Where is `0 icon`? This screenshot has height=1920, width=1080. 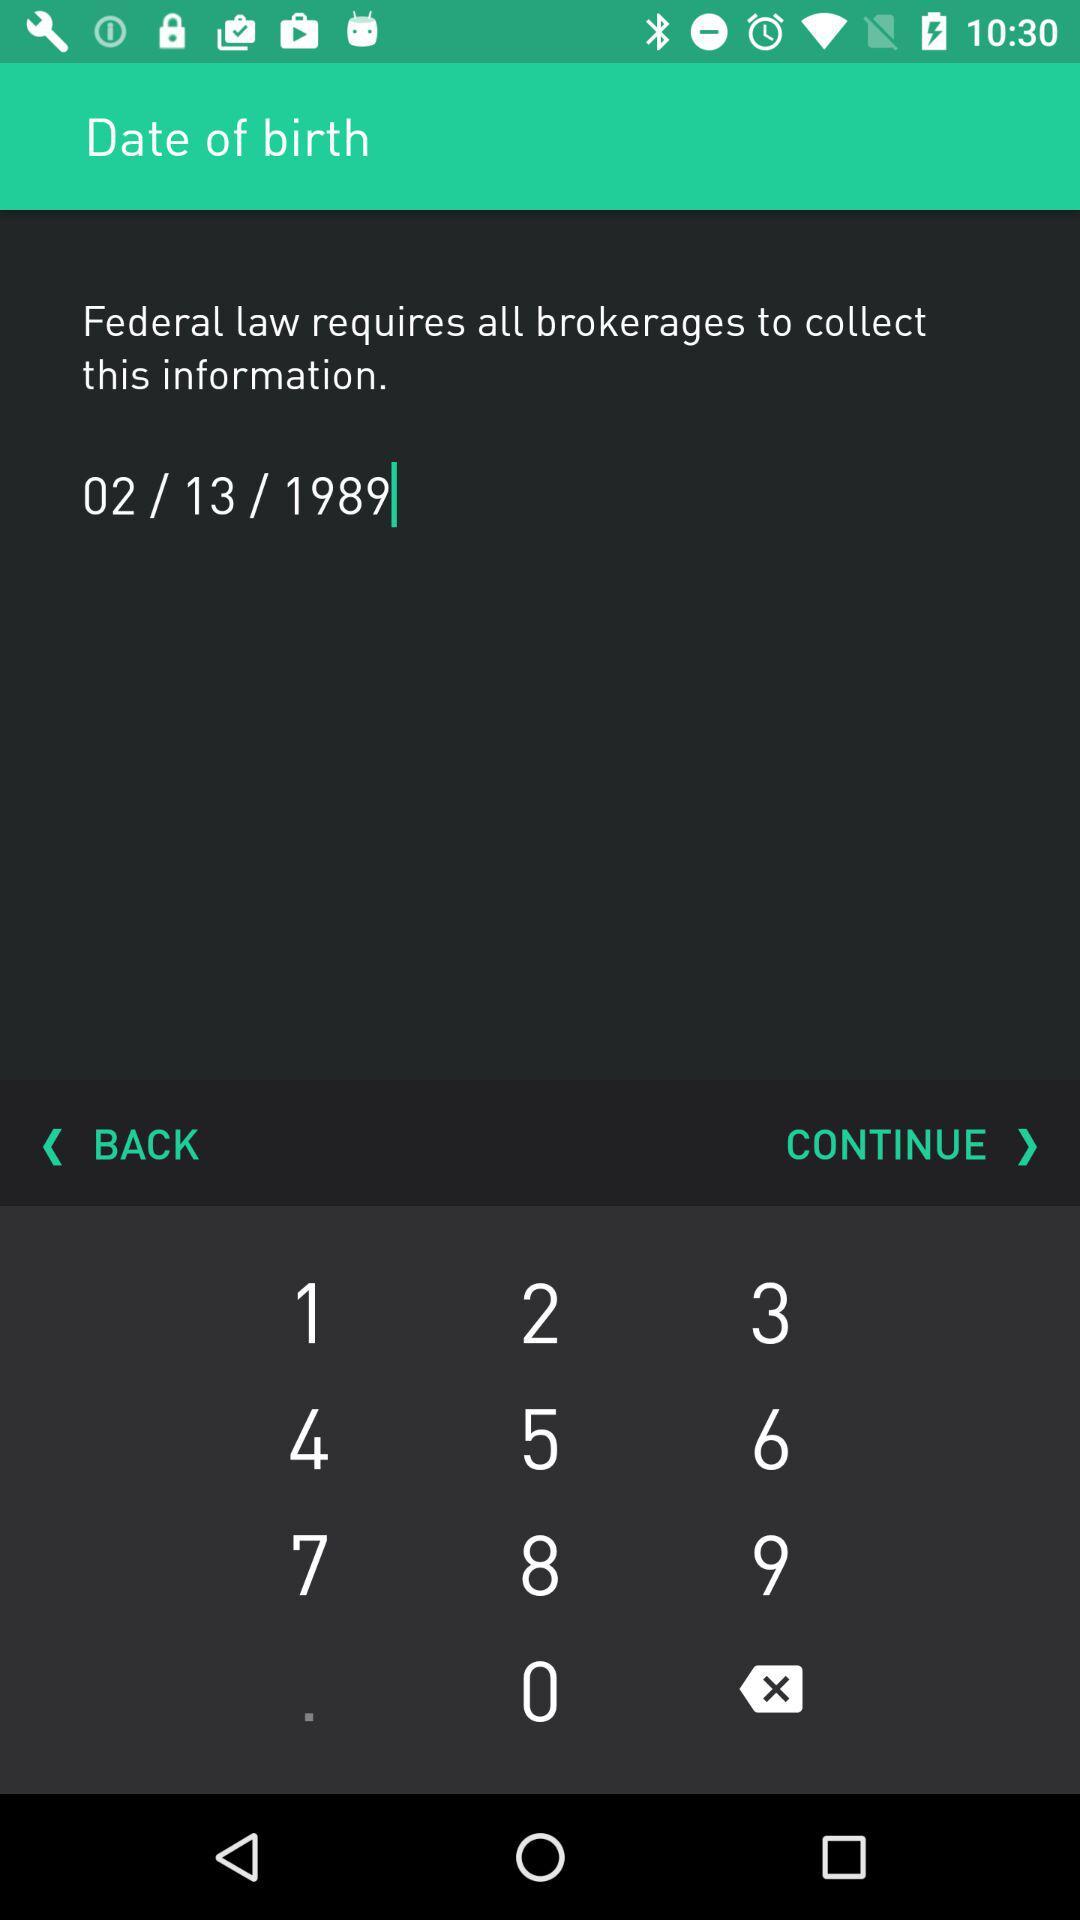
0 icon is located at coordinates (540, 1688).